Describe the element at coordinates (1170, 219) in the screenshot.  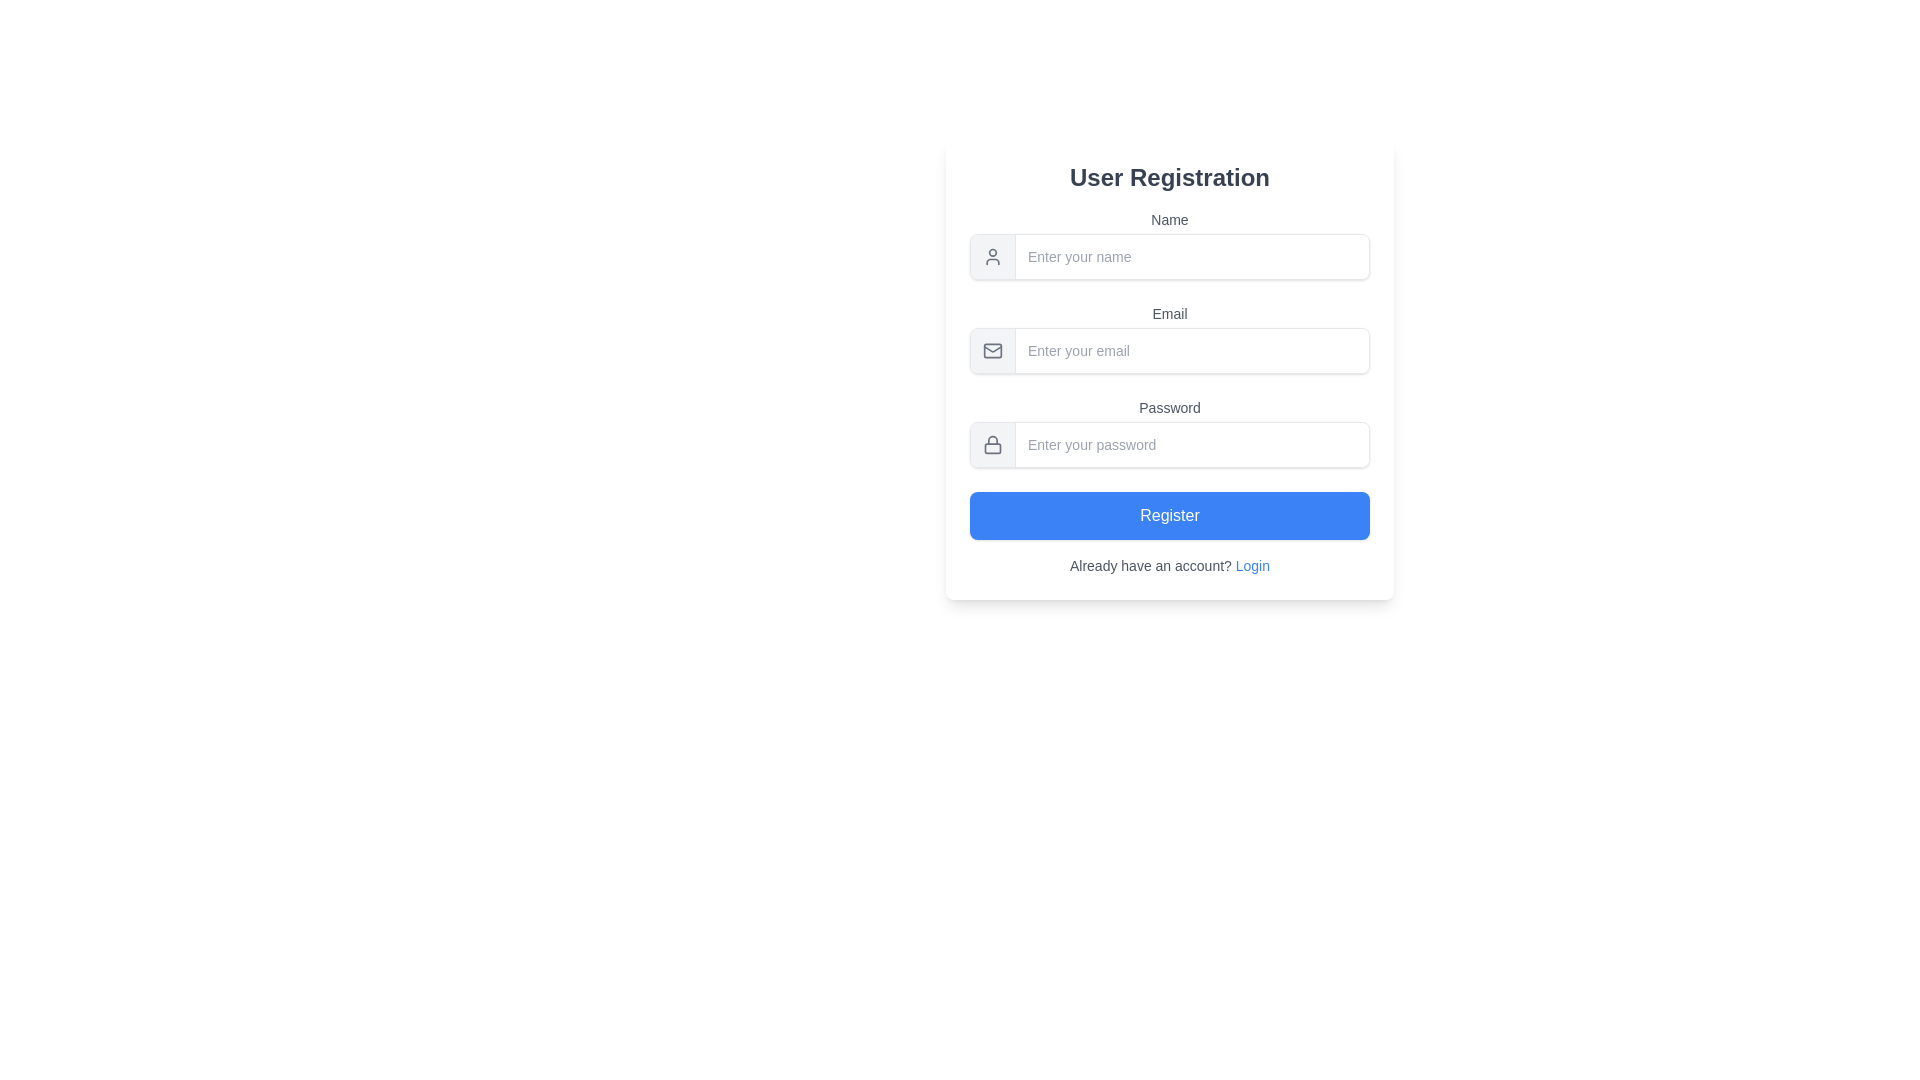
I see `the text label 'Name' which is positioned above the name input field in the form, and is the first label visible near the top left` at that location.